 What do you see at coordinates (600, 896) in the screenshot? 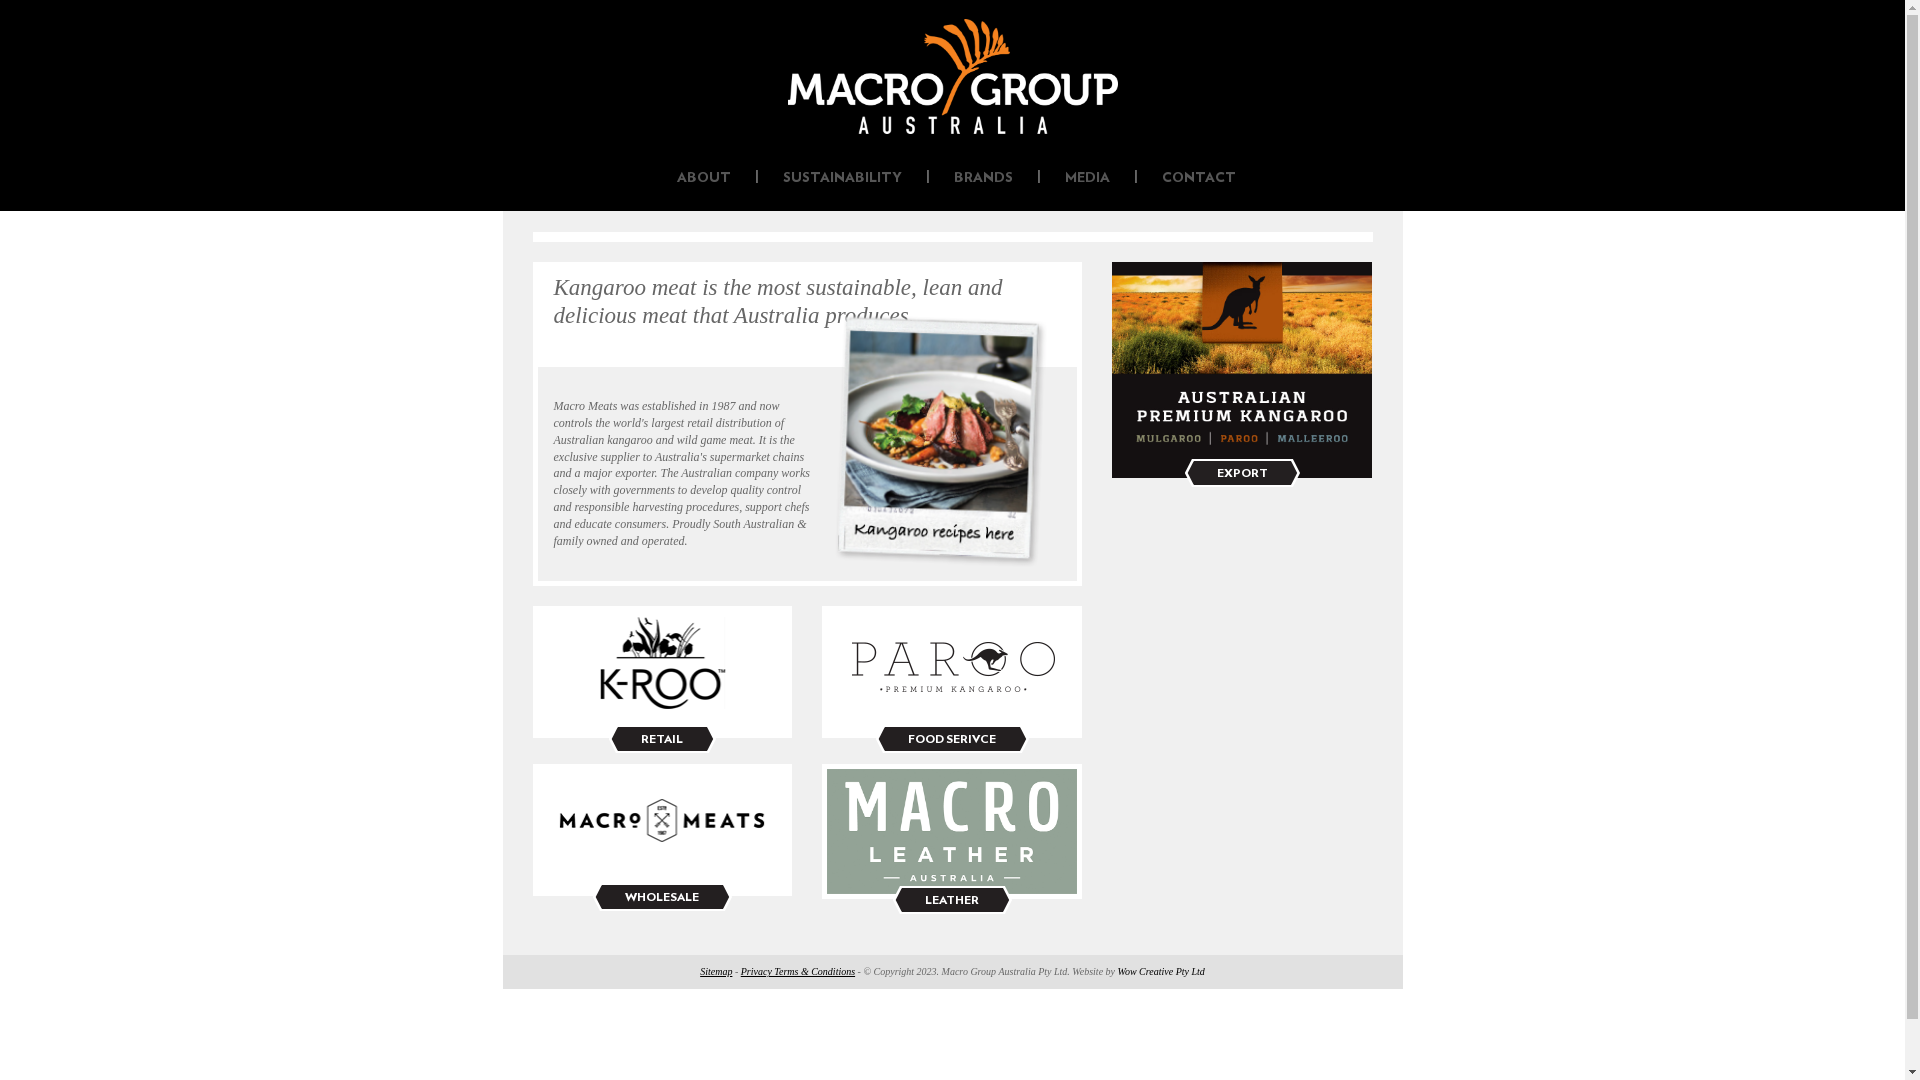
I see `'WHOLESALE'` at bounding box center [600, 896].